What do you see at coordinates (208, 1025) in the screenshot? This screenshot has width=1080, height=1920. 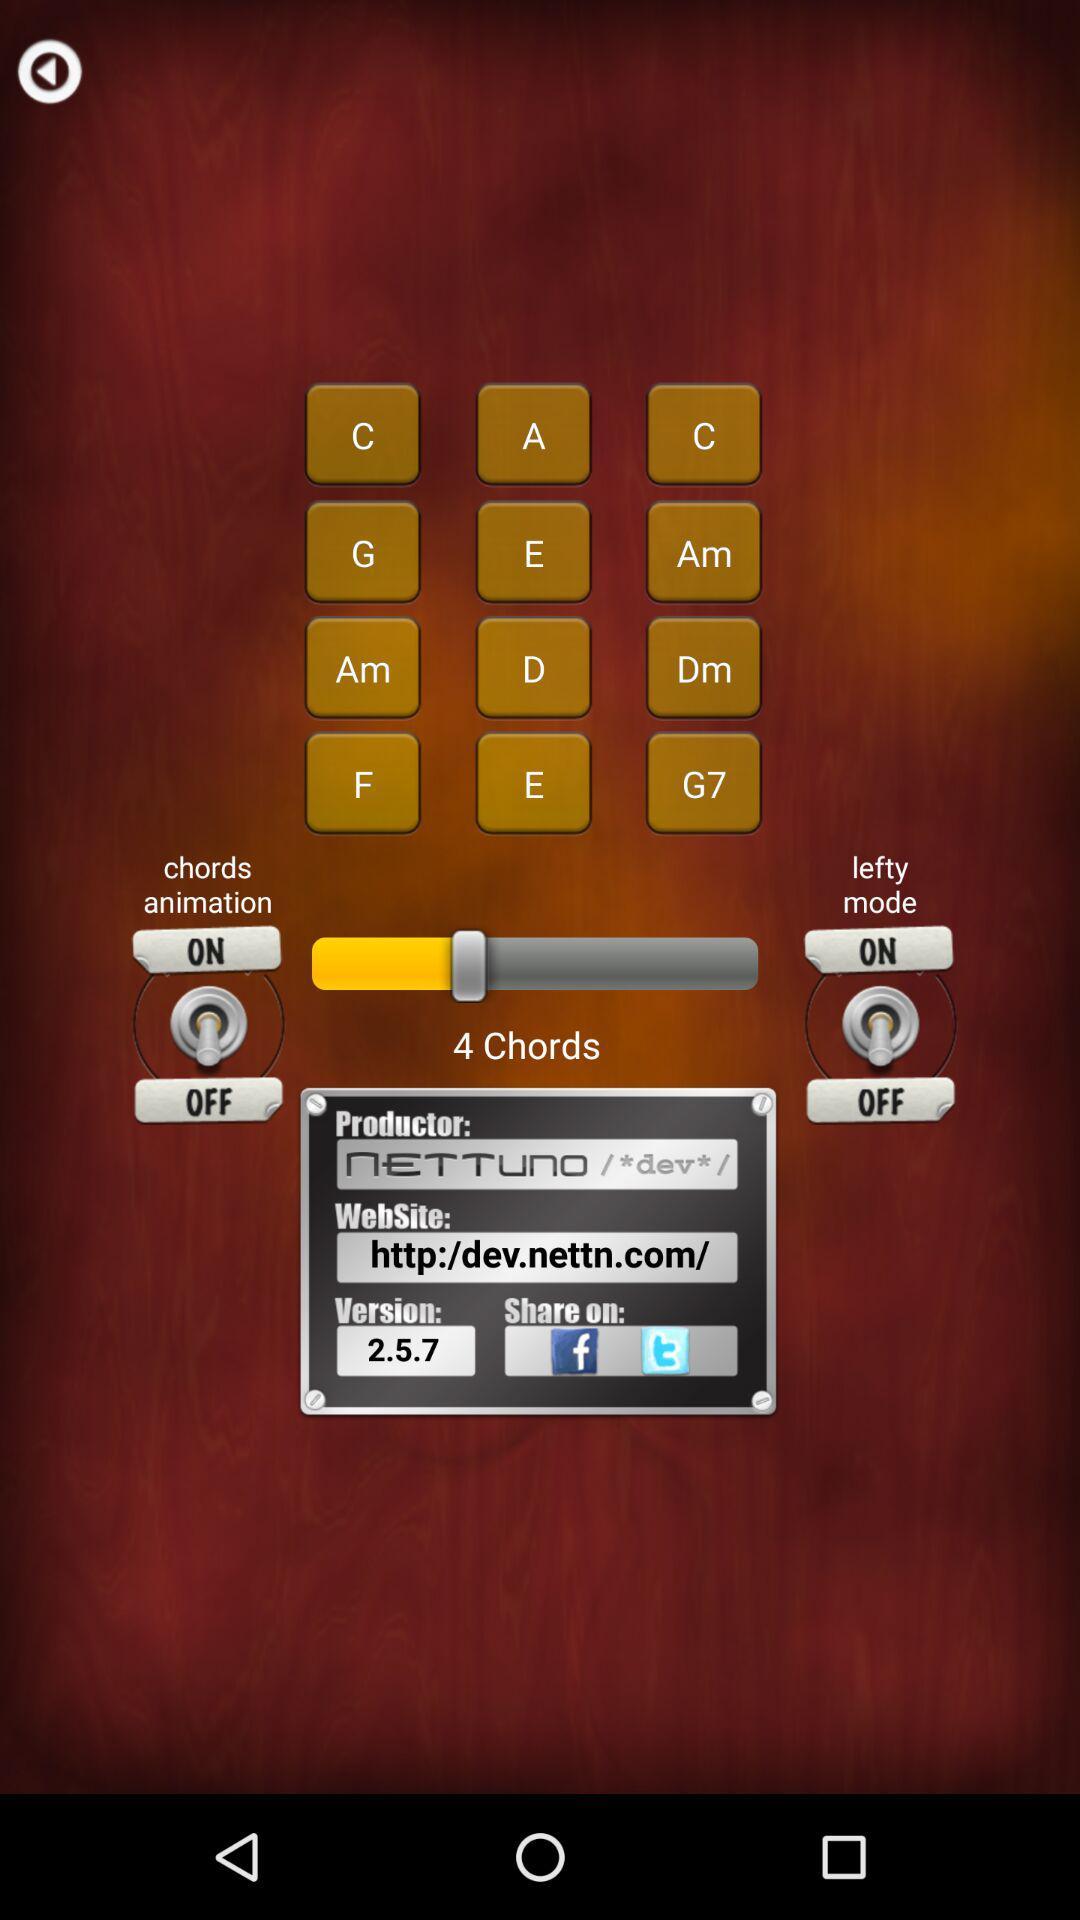 I see `the icon below the chords` at bounding box center [208, 1025].